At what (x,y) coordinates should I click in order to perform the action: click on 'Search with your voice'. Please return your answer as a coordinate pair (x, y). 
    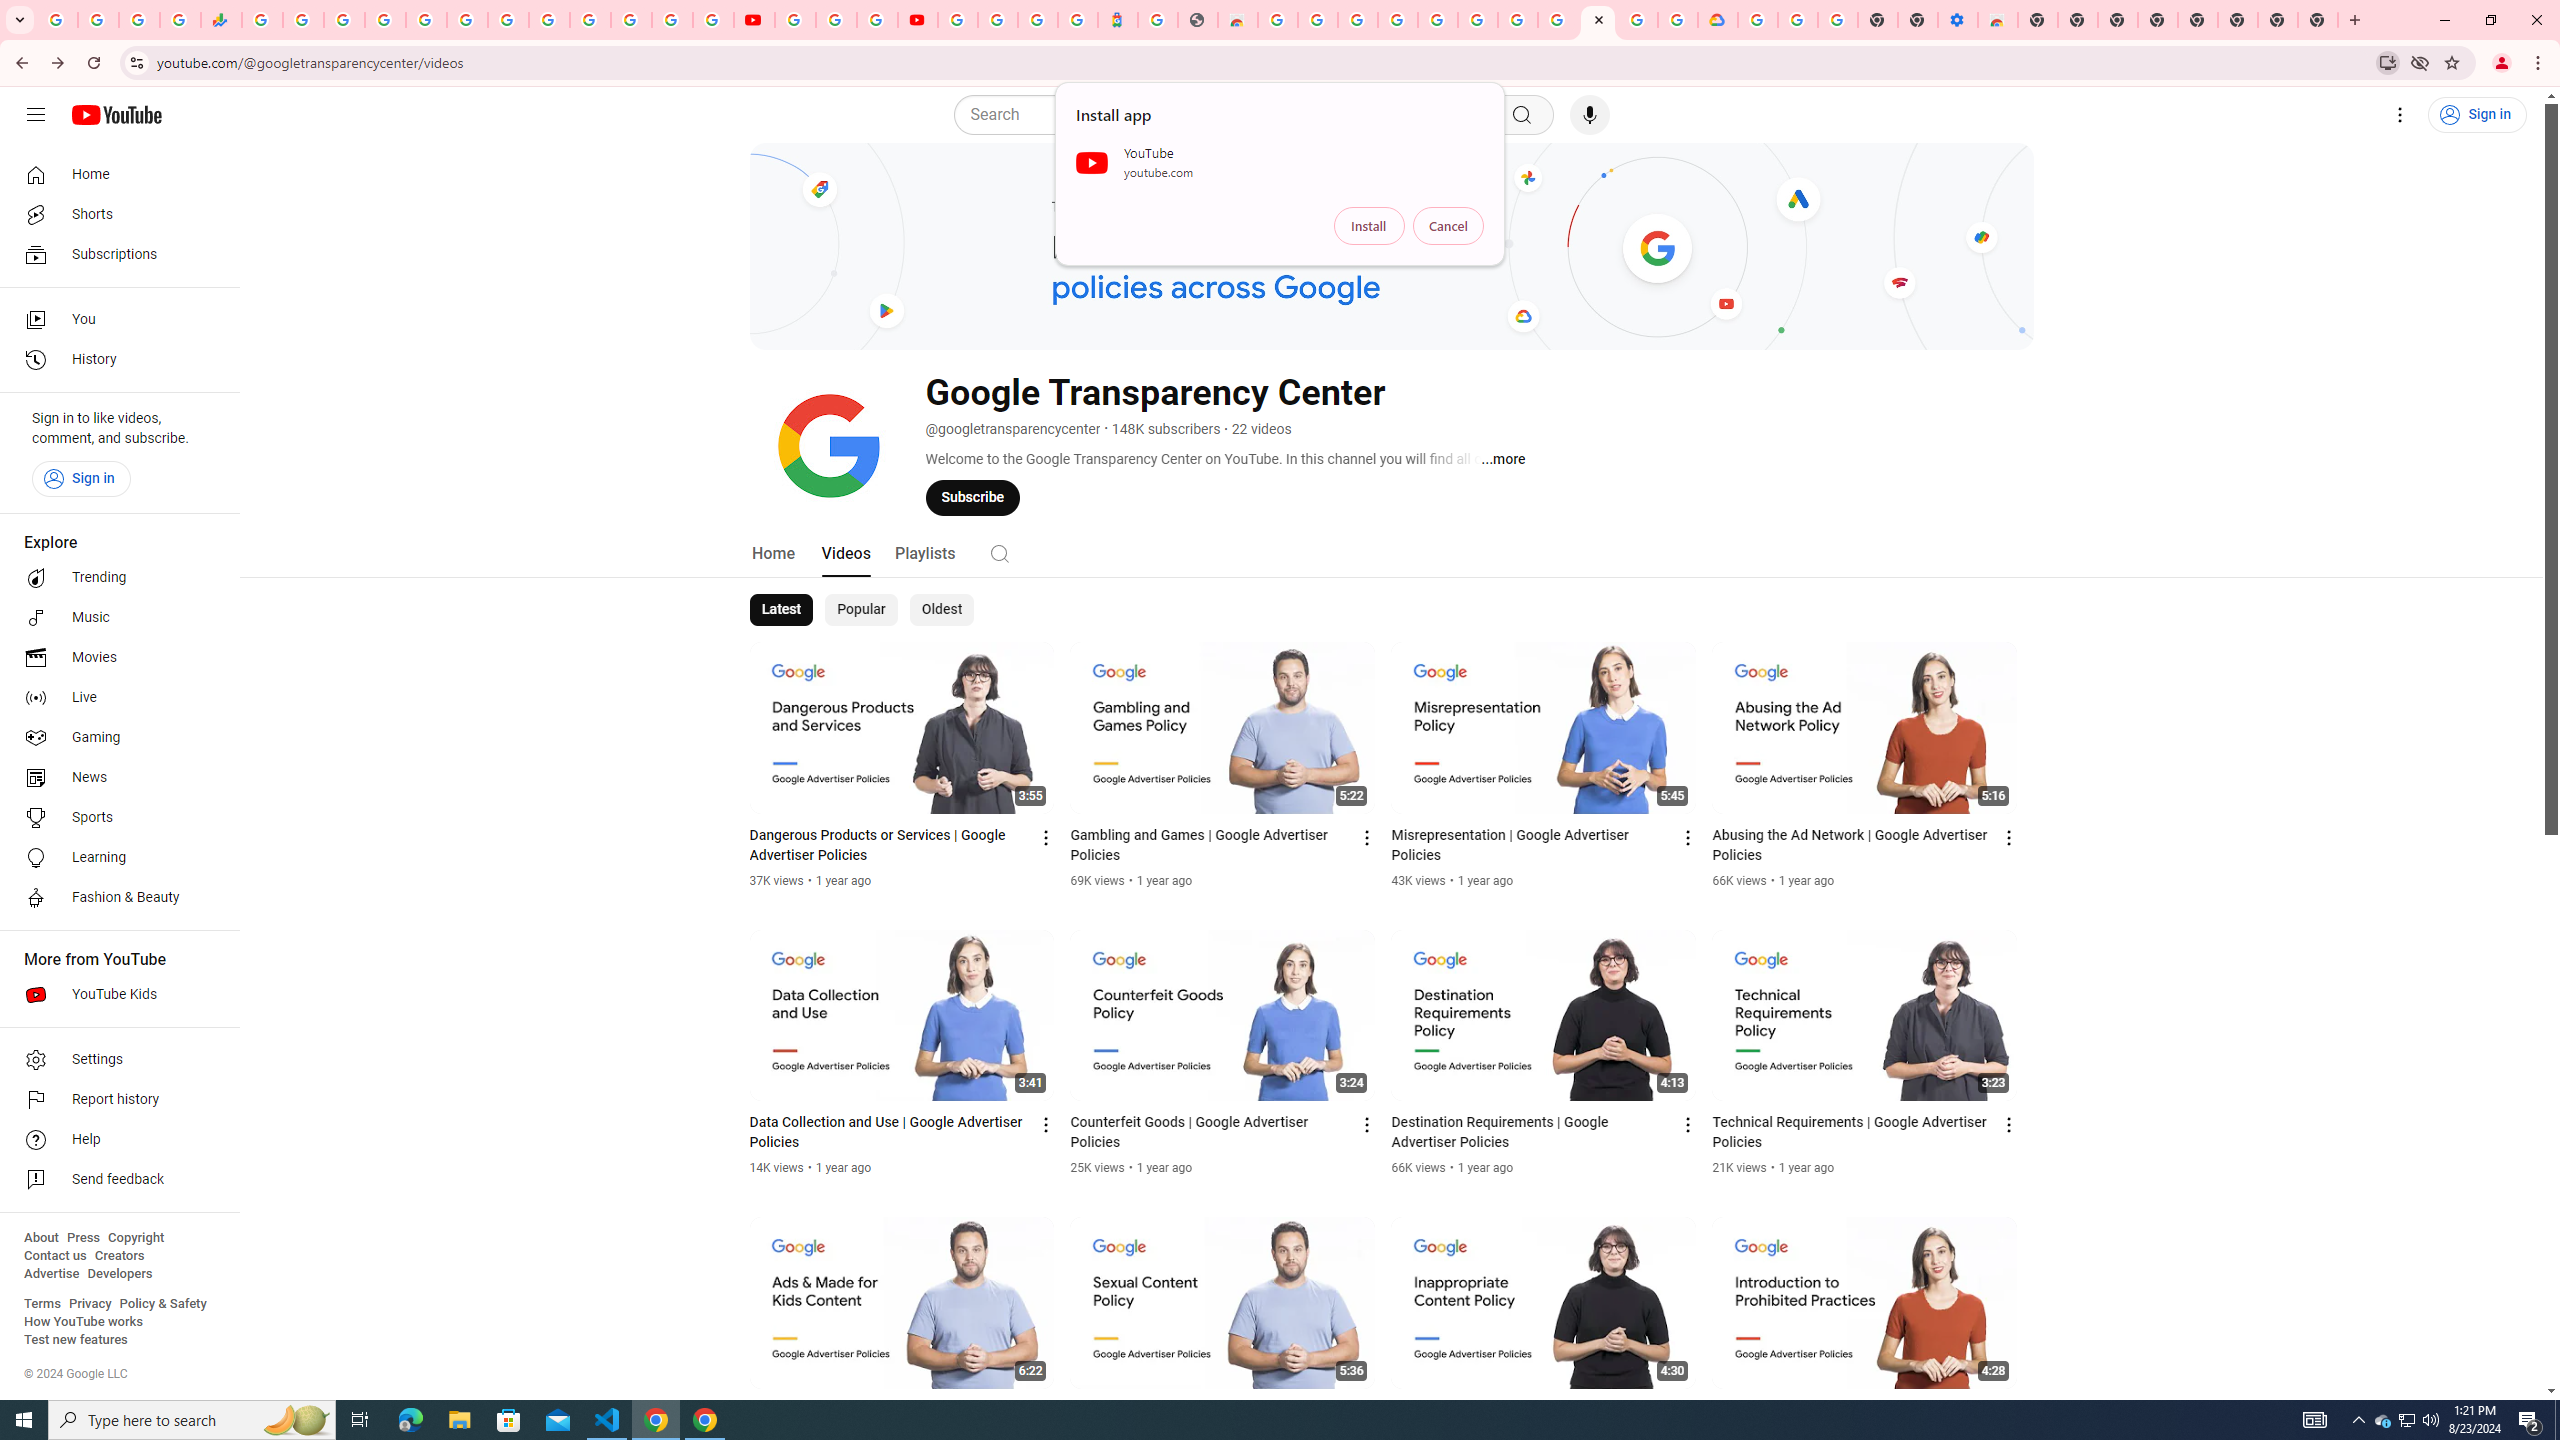
    Looking at the image, I should click on (1589, 114).